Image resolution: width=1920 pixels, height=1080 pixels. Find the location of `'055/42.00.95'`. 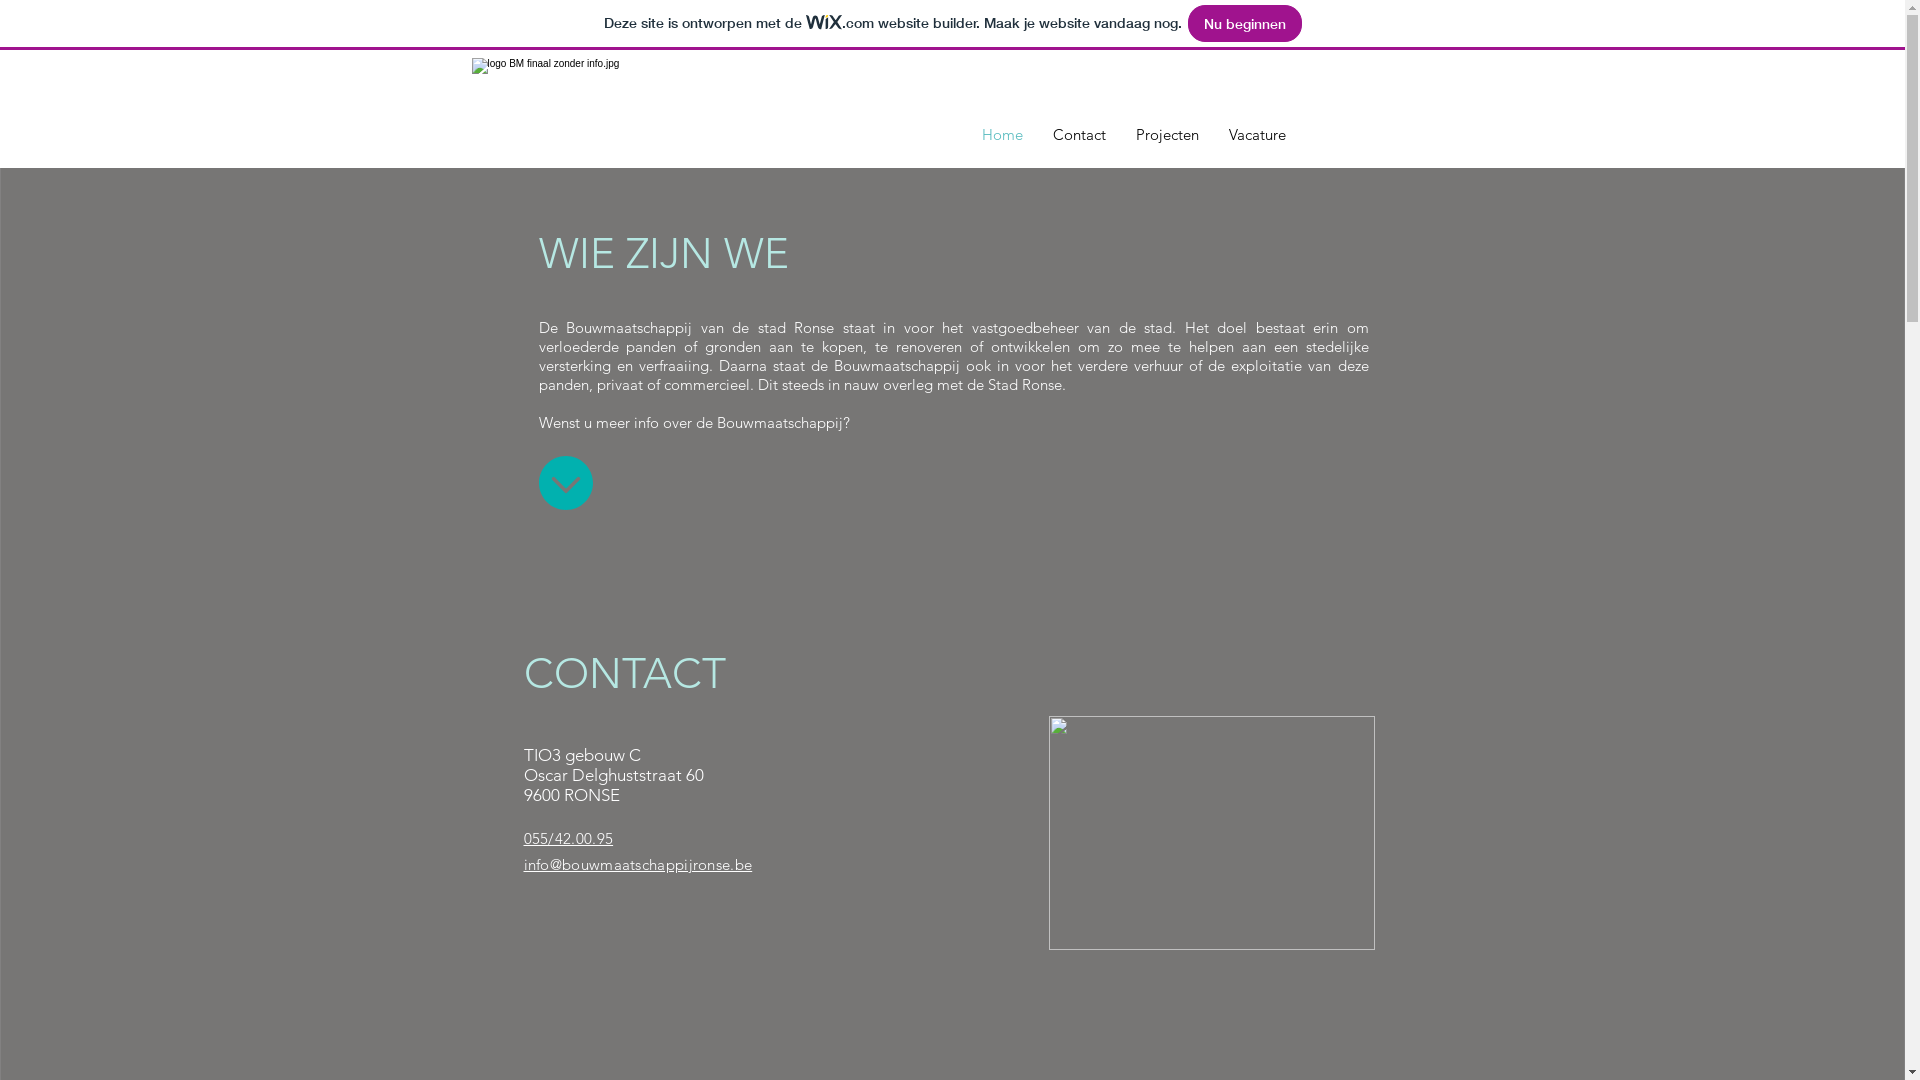

'055/42.00.95' is located at coordinates (568, 838).